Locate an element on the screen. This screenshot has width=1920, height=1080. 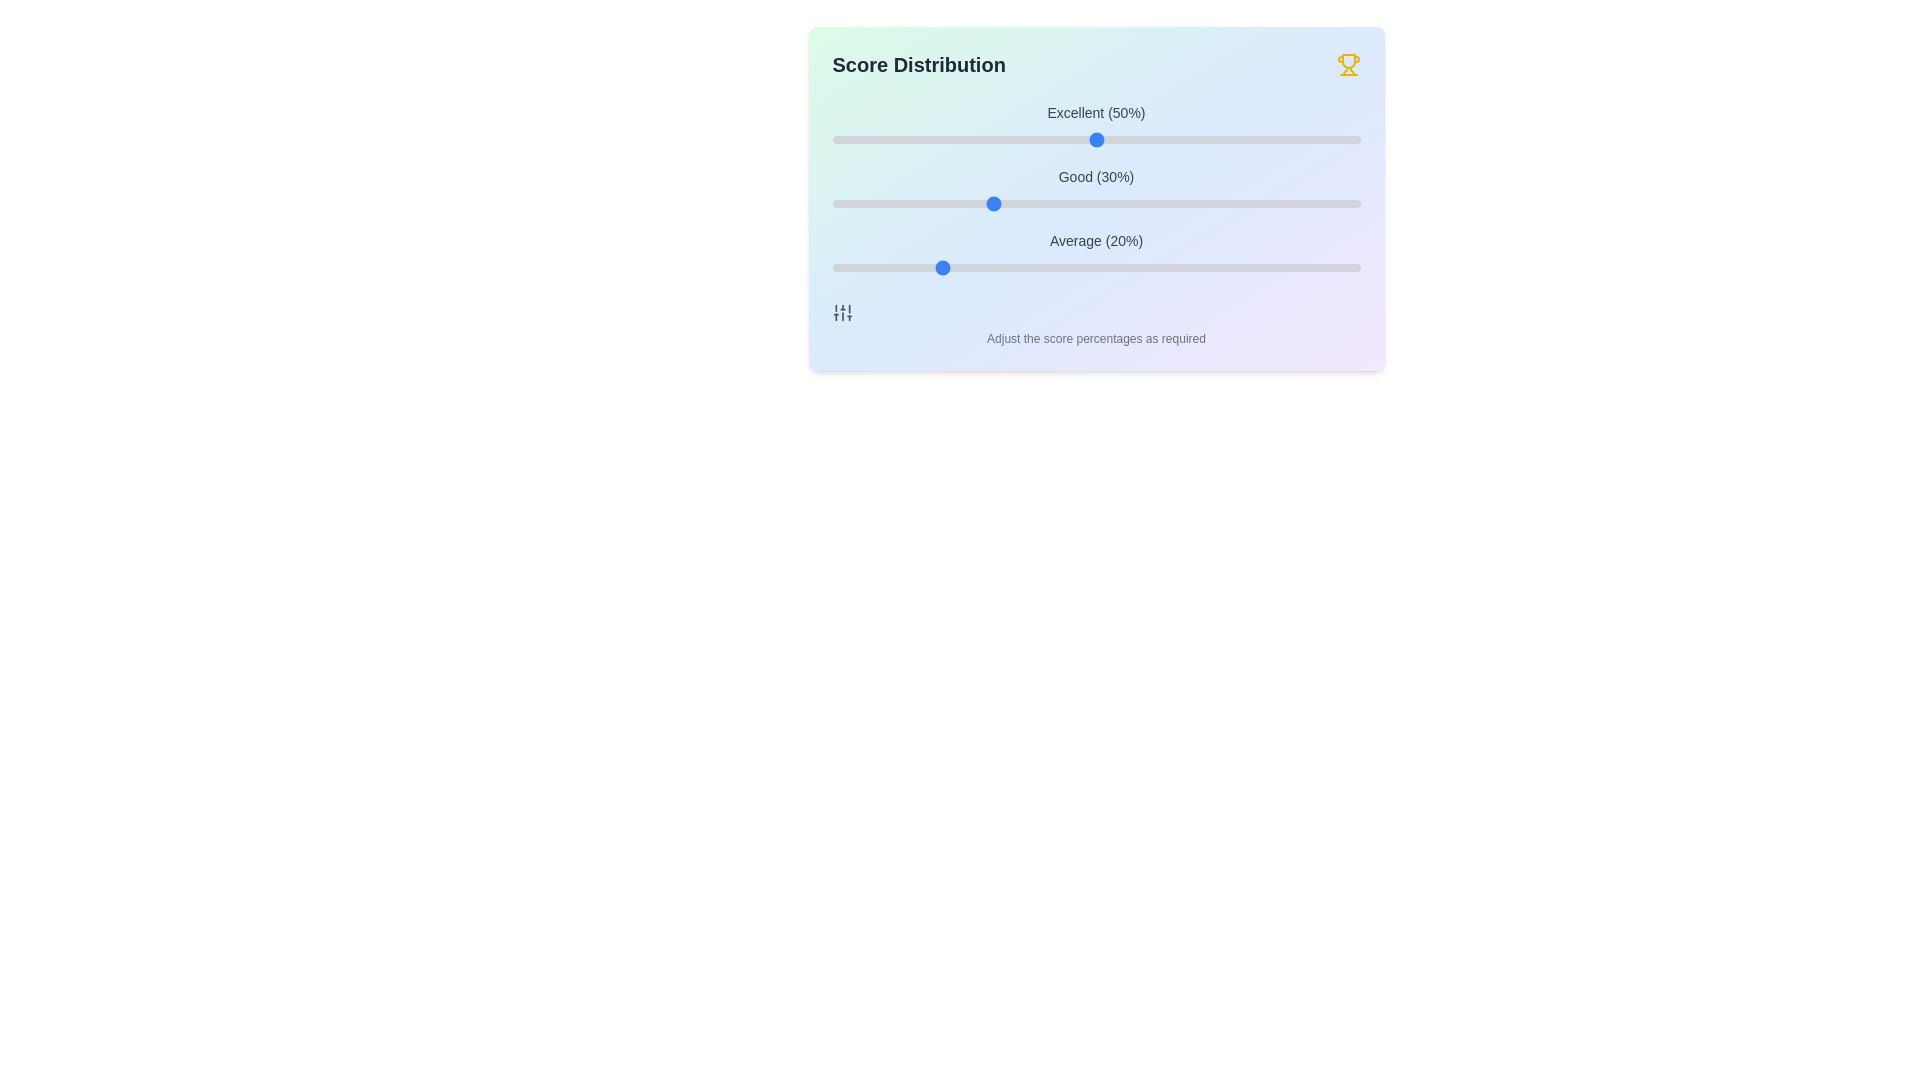
the 'Average' slider to 75% is located at coordinates (1227, 266).